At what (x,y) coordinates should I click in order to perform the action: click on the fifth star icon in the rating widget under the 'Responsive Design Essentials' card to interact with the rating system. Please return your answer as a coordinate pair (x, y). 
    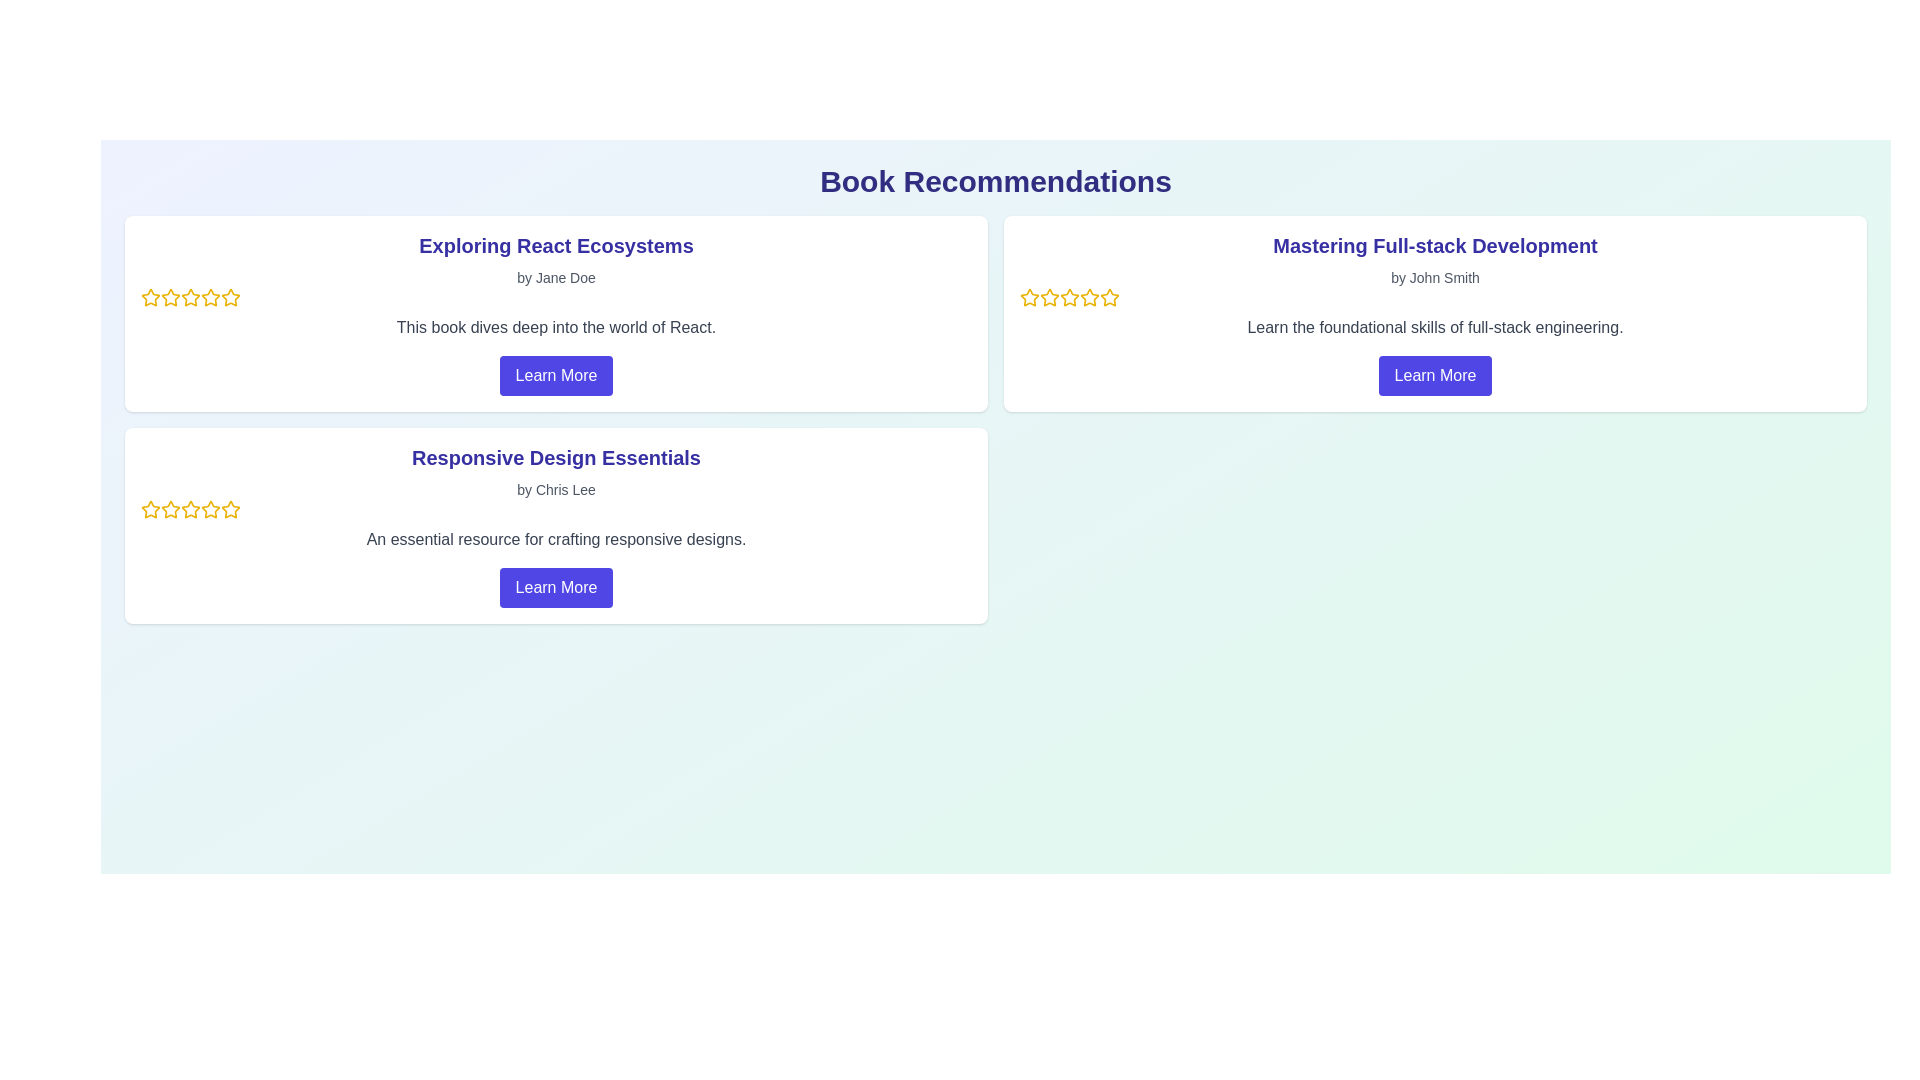
    Looking at the image, I should click on (191, 508).